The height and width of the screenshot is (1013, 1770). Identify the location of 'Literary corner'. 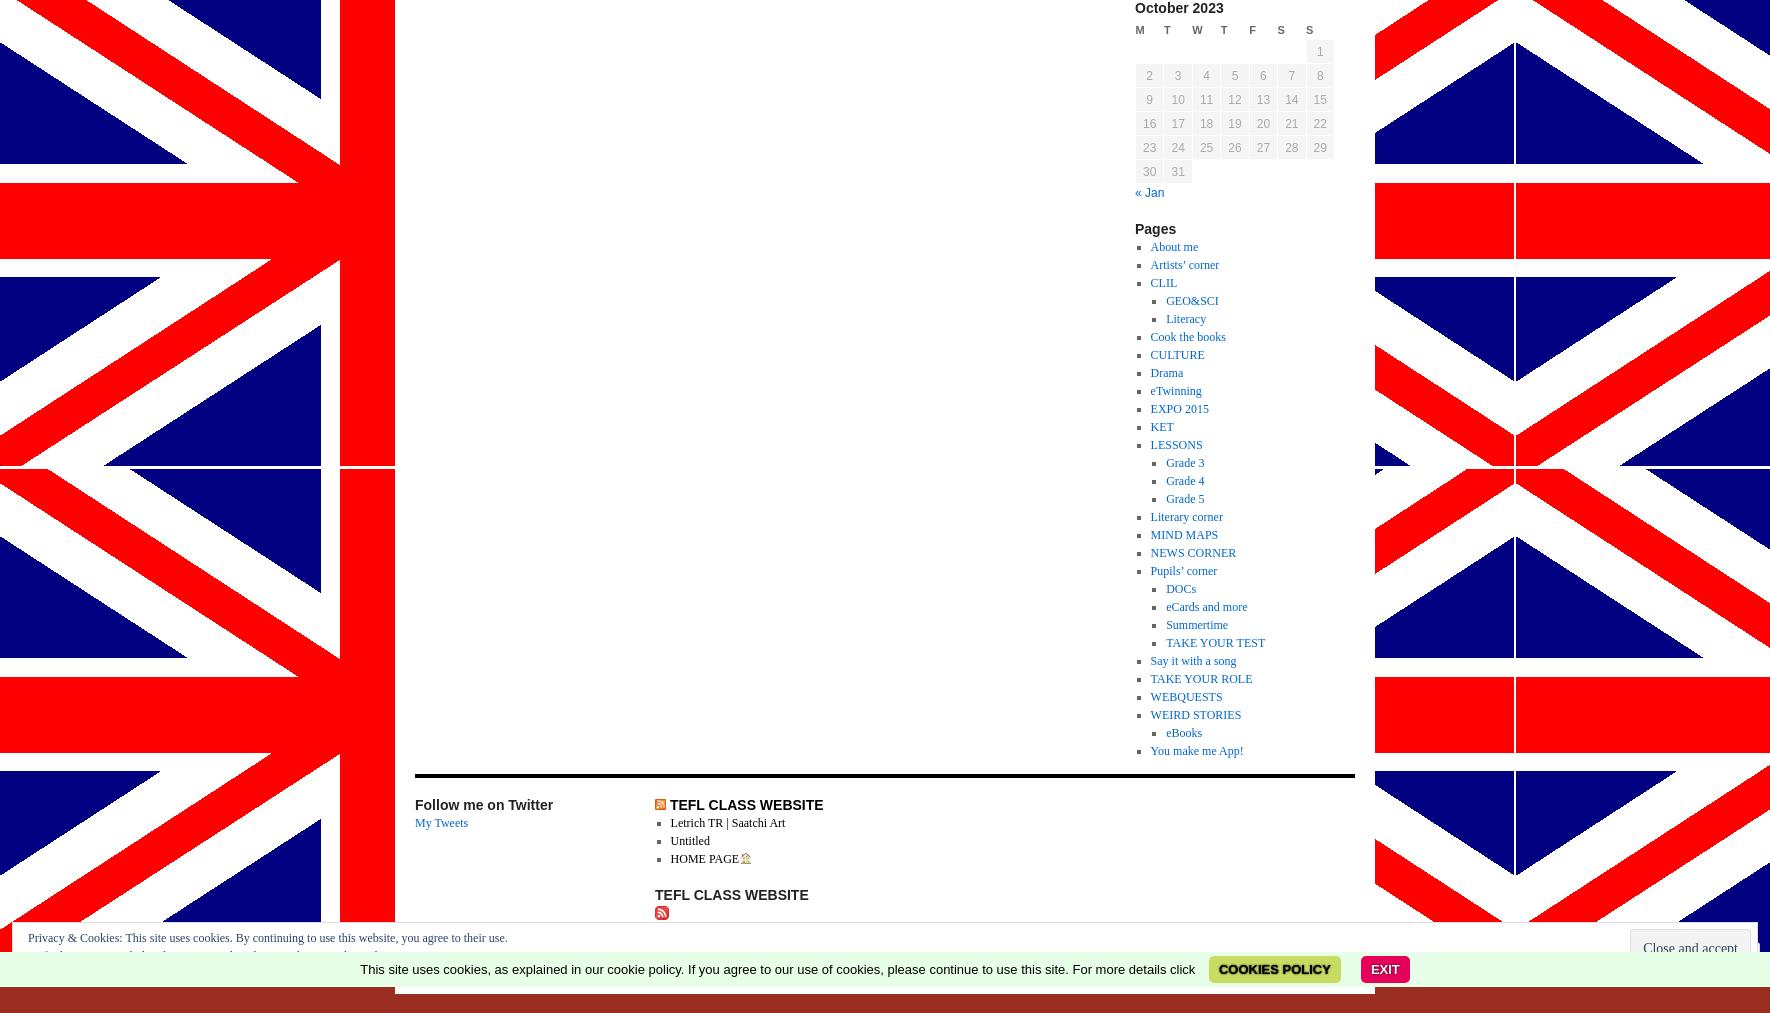
(1149, 517).